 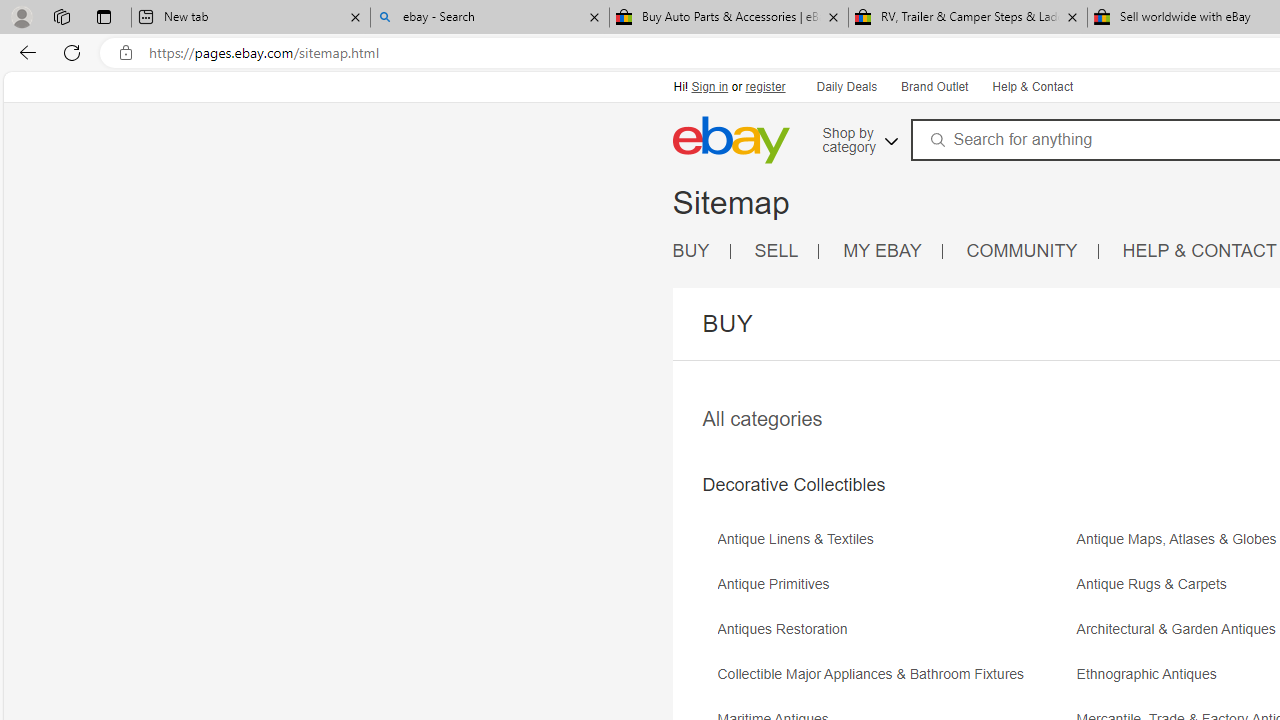 What do you see at coordinates (103, 16) in the screenshot?
I see `'Tab actions menu'` at bounding box center [103, 16].